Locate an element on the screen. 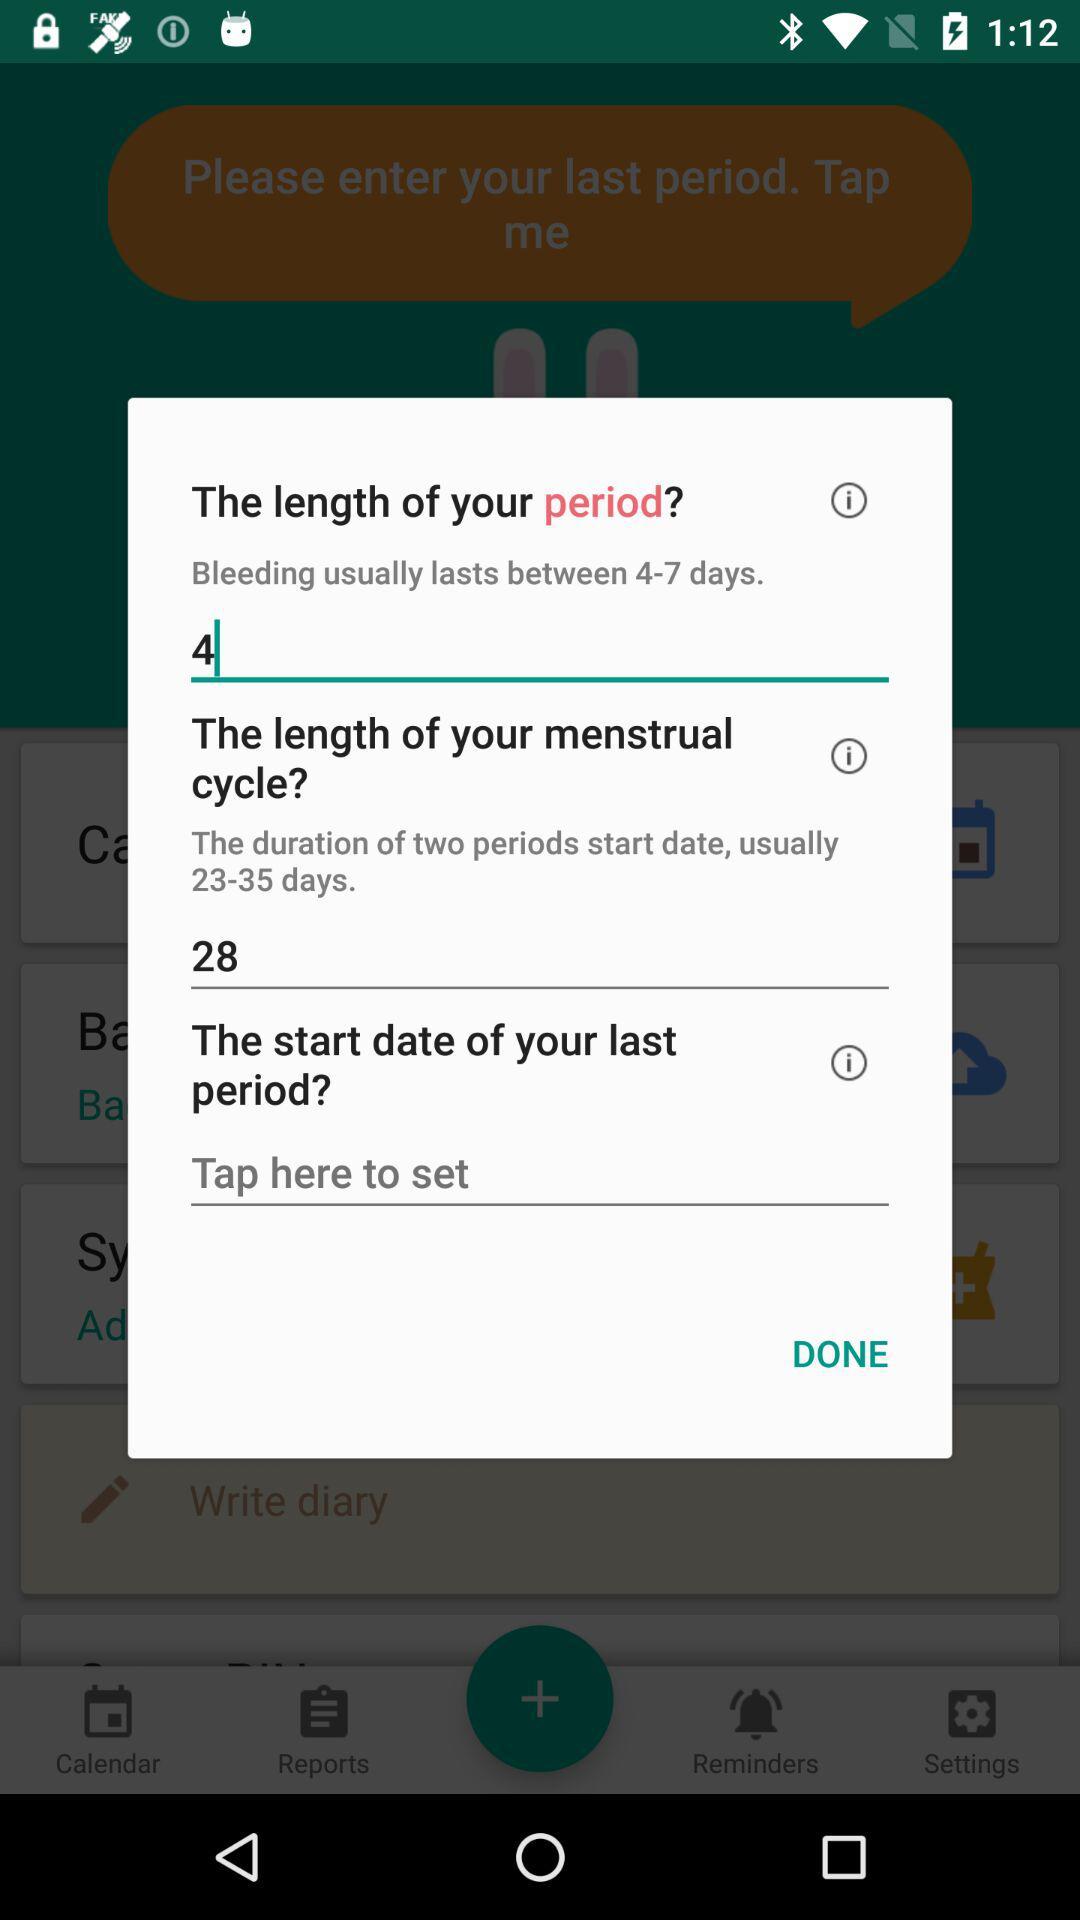 This screenshot has width=1080, height=1920. more information is located at coordinates (849, 1062).